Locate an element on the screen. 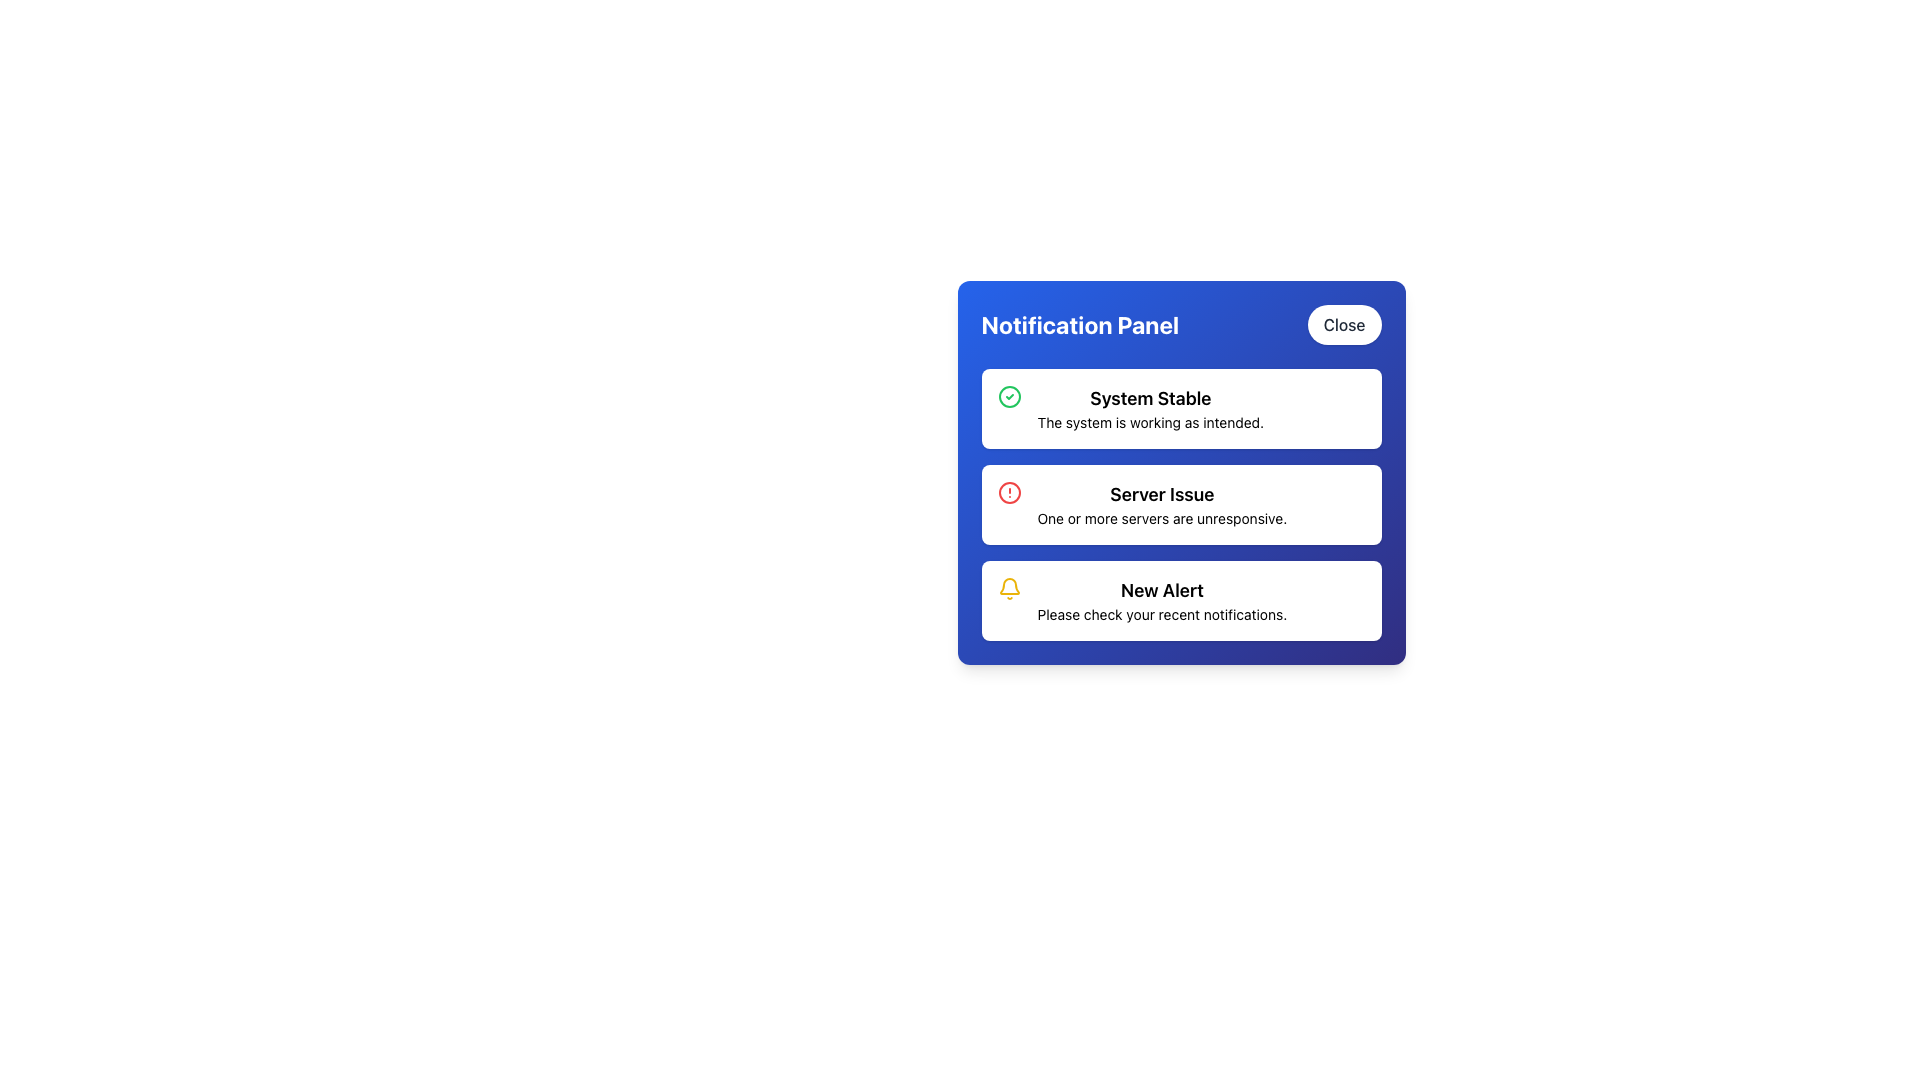  the close button located in the top-right corner of the notification panel is located at coordinates (1344, 323).